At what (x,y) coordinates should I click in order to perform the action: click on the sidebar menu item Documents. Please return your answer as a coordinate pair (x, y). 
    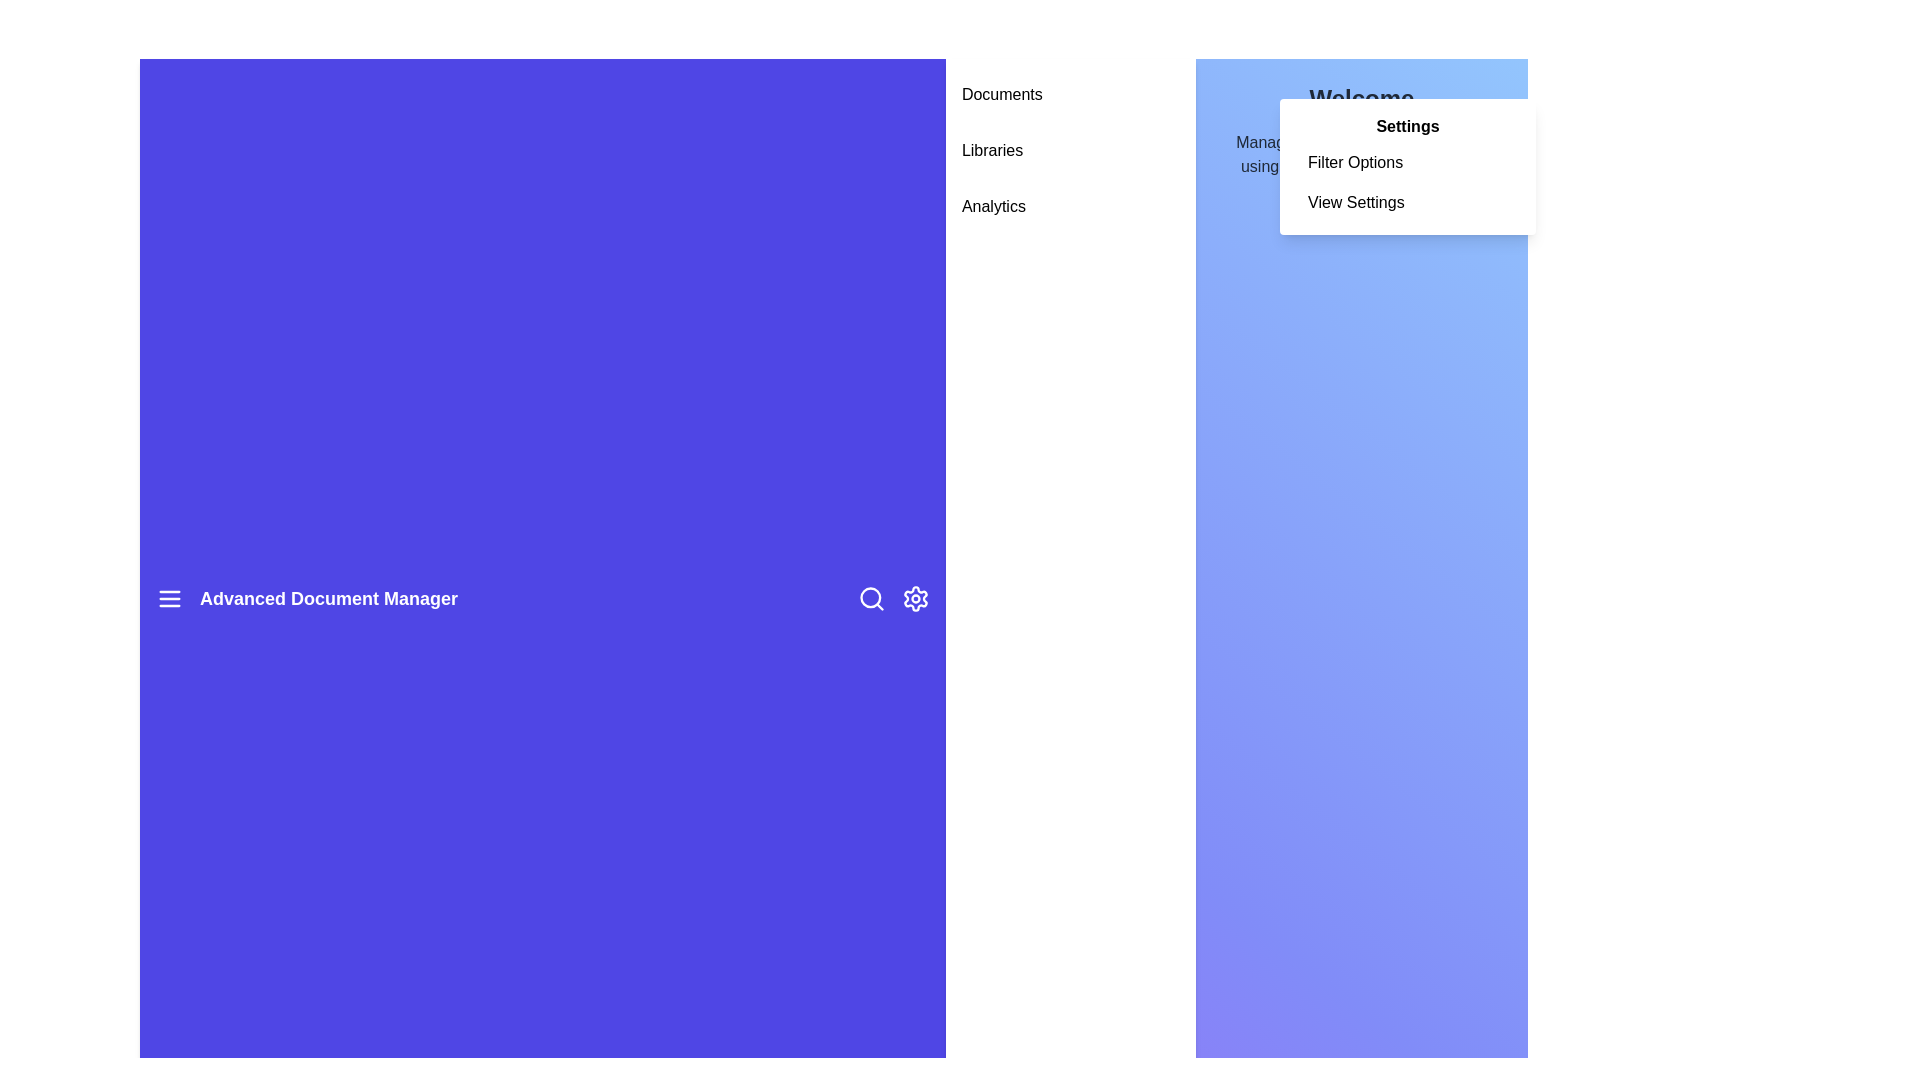
    Looking at the image, I should click on (1069, 95).